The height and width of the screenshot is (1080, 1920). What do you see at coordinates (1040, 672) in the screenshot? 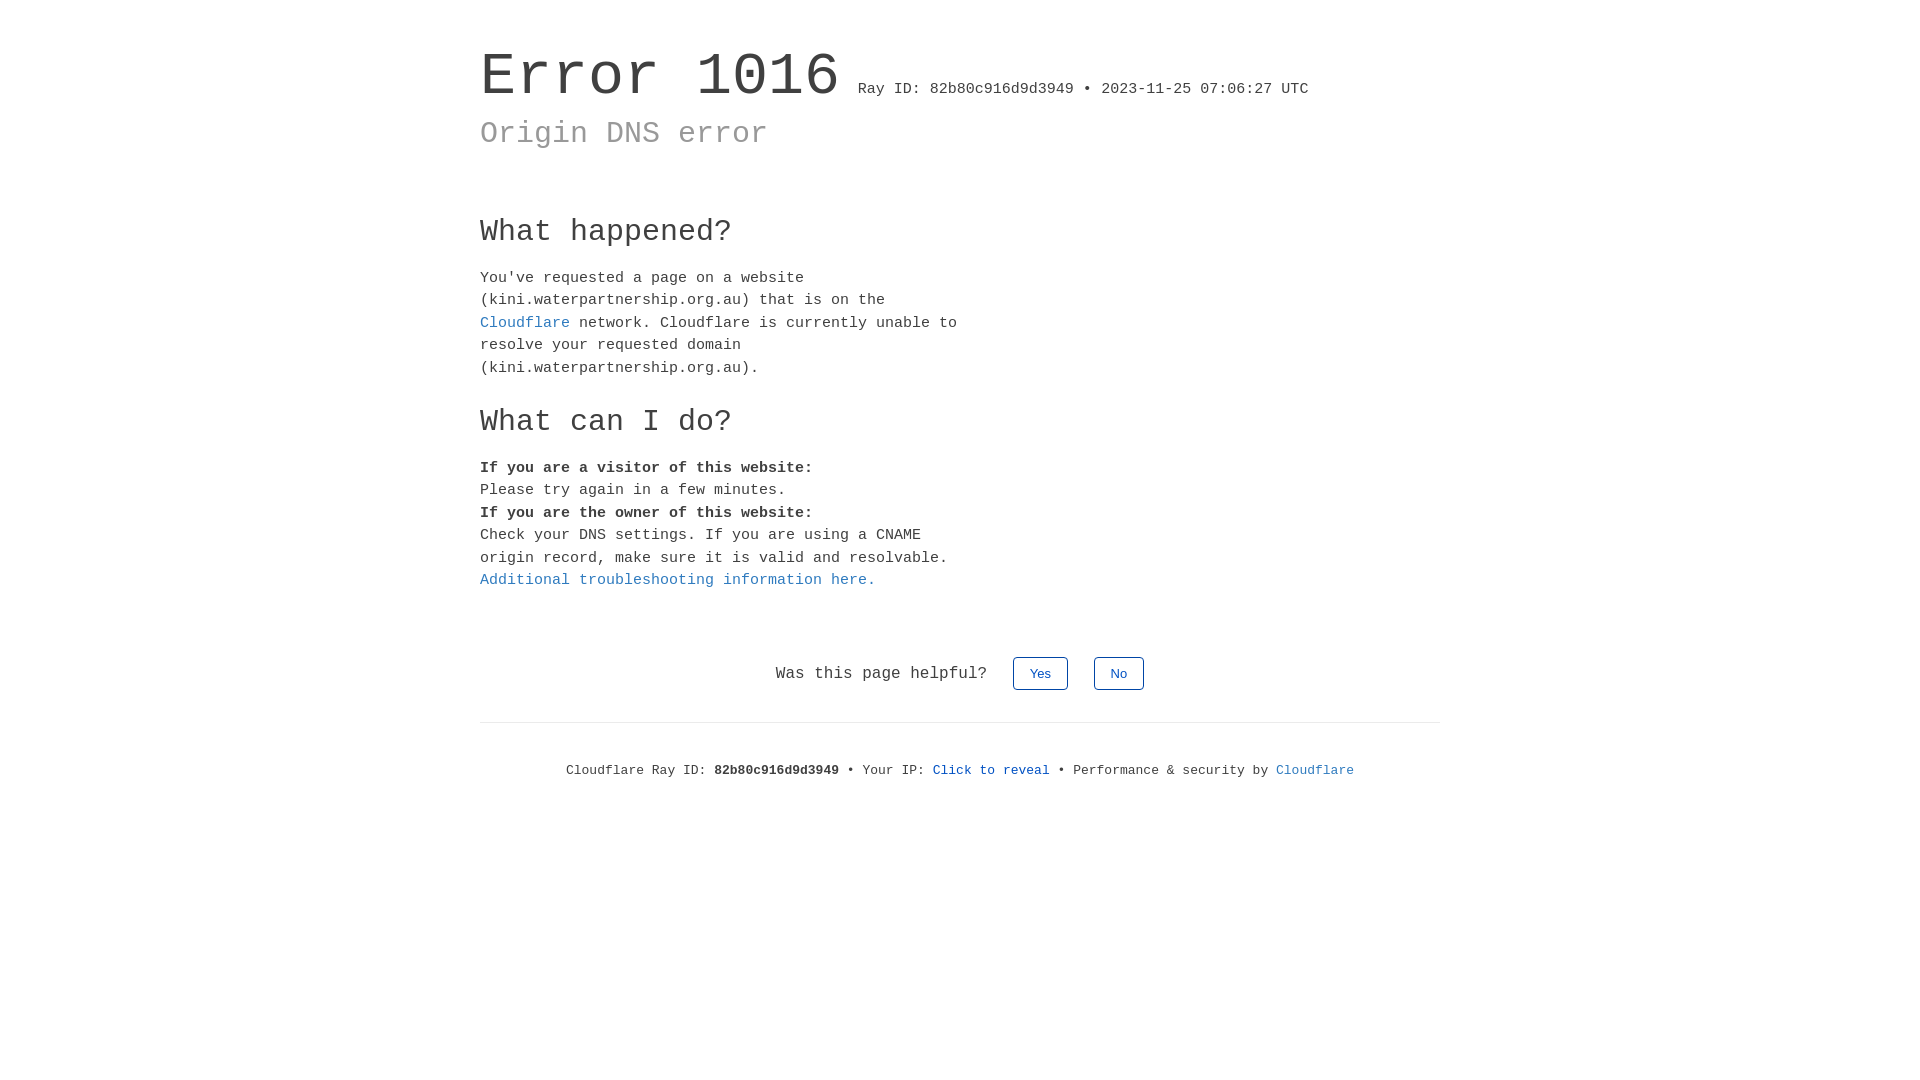
I see `'Yes'` at bounding box center [1040, 672].